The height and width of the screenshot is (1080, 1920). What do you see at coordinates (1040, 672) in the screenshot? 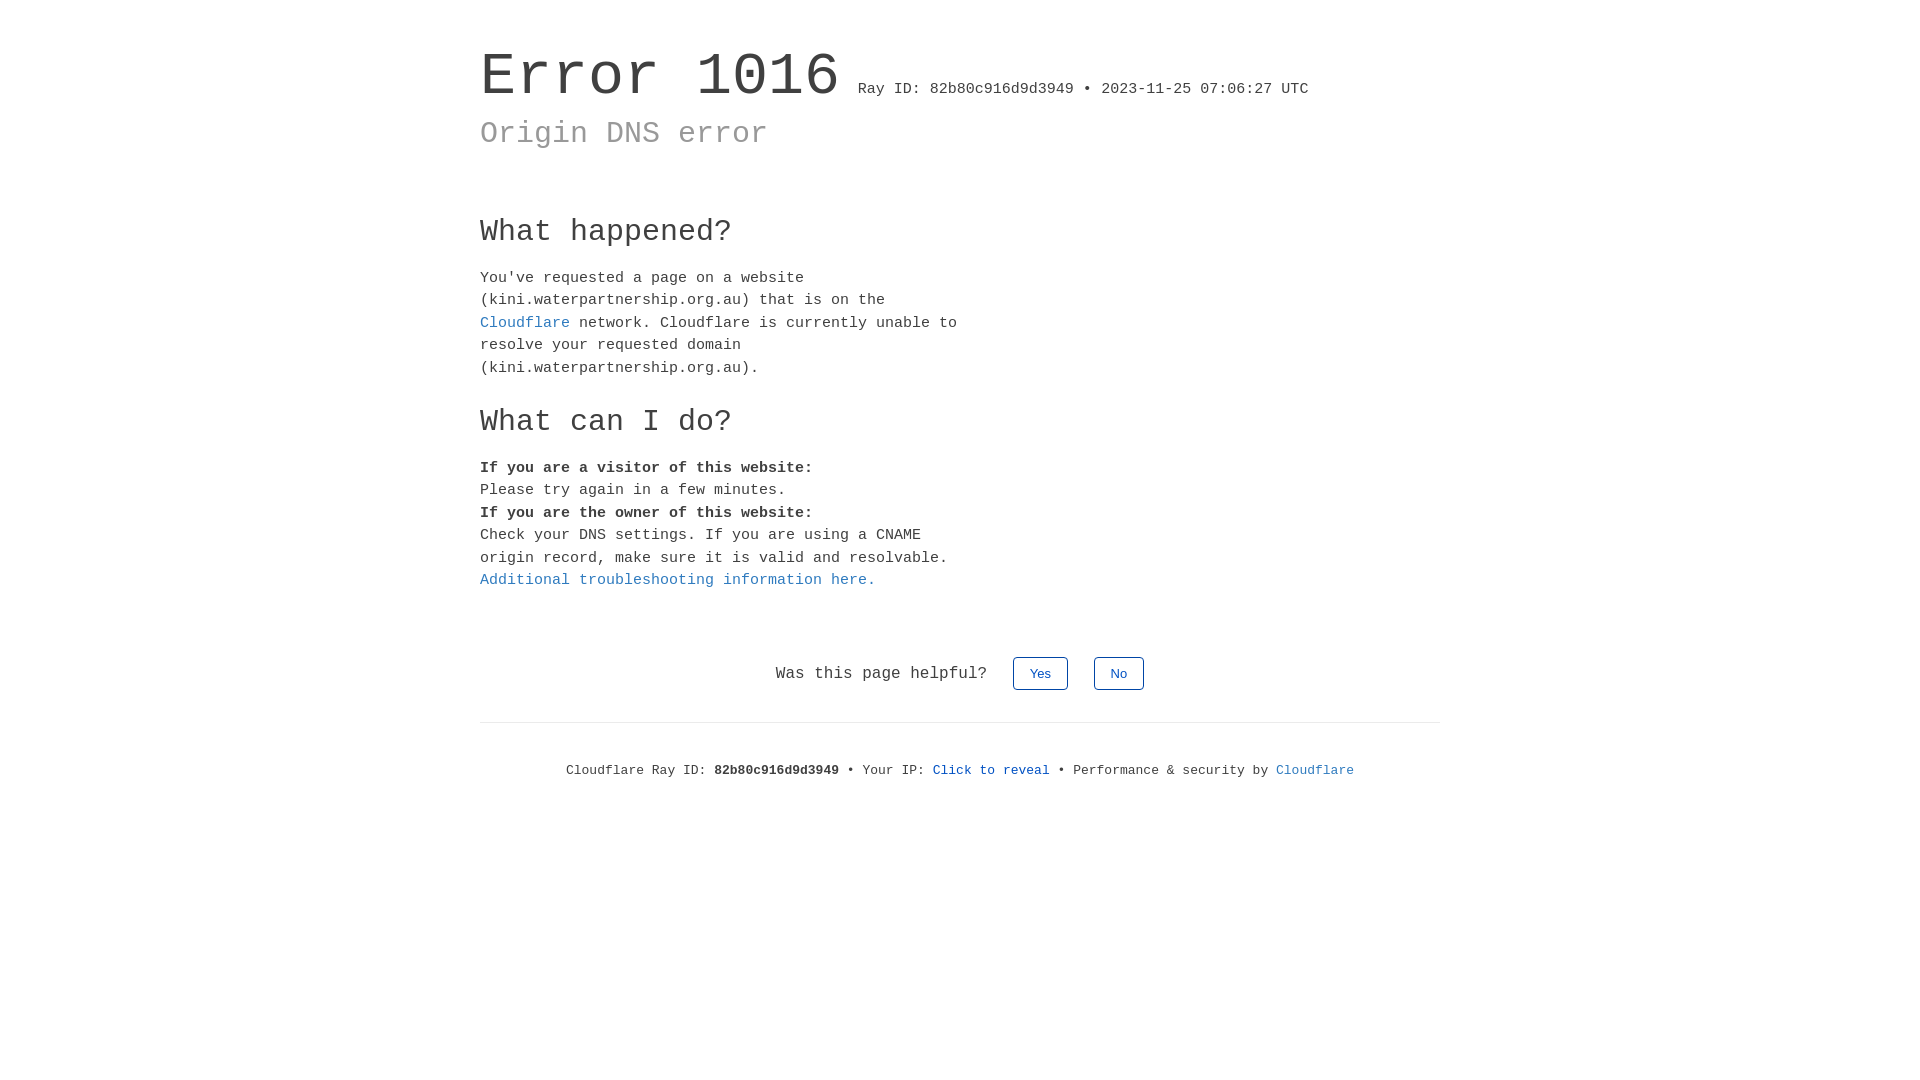
I see `'Yes'` at bounding box center [1040, 672].